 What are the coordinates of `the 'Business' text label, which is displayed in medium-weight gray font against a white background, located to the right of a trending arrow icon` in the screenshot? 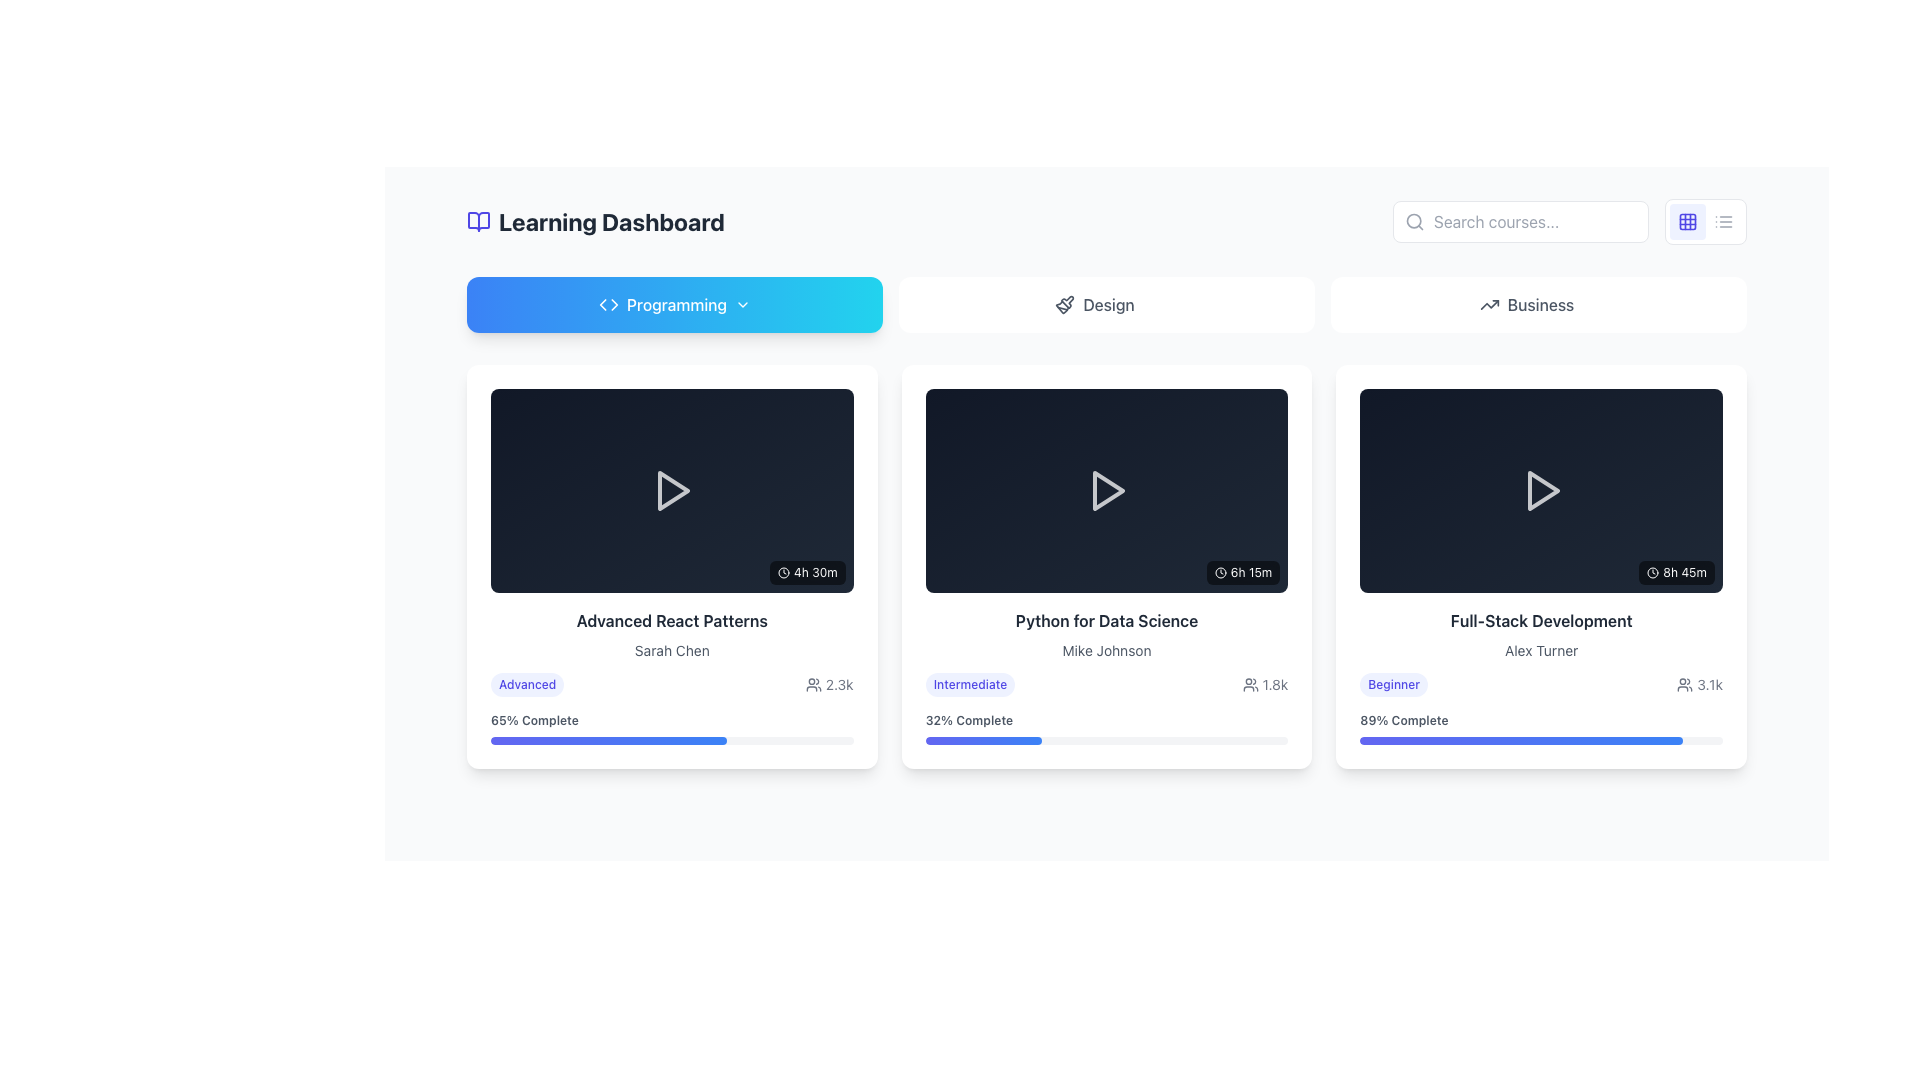 It's located at (1539, 304).